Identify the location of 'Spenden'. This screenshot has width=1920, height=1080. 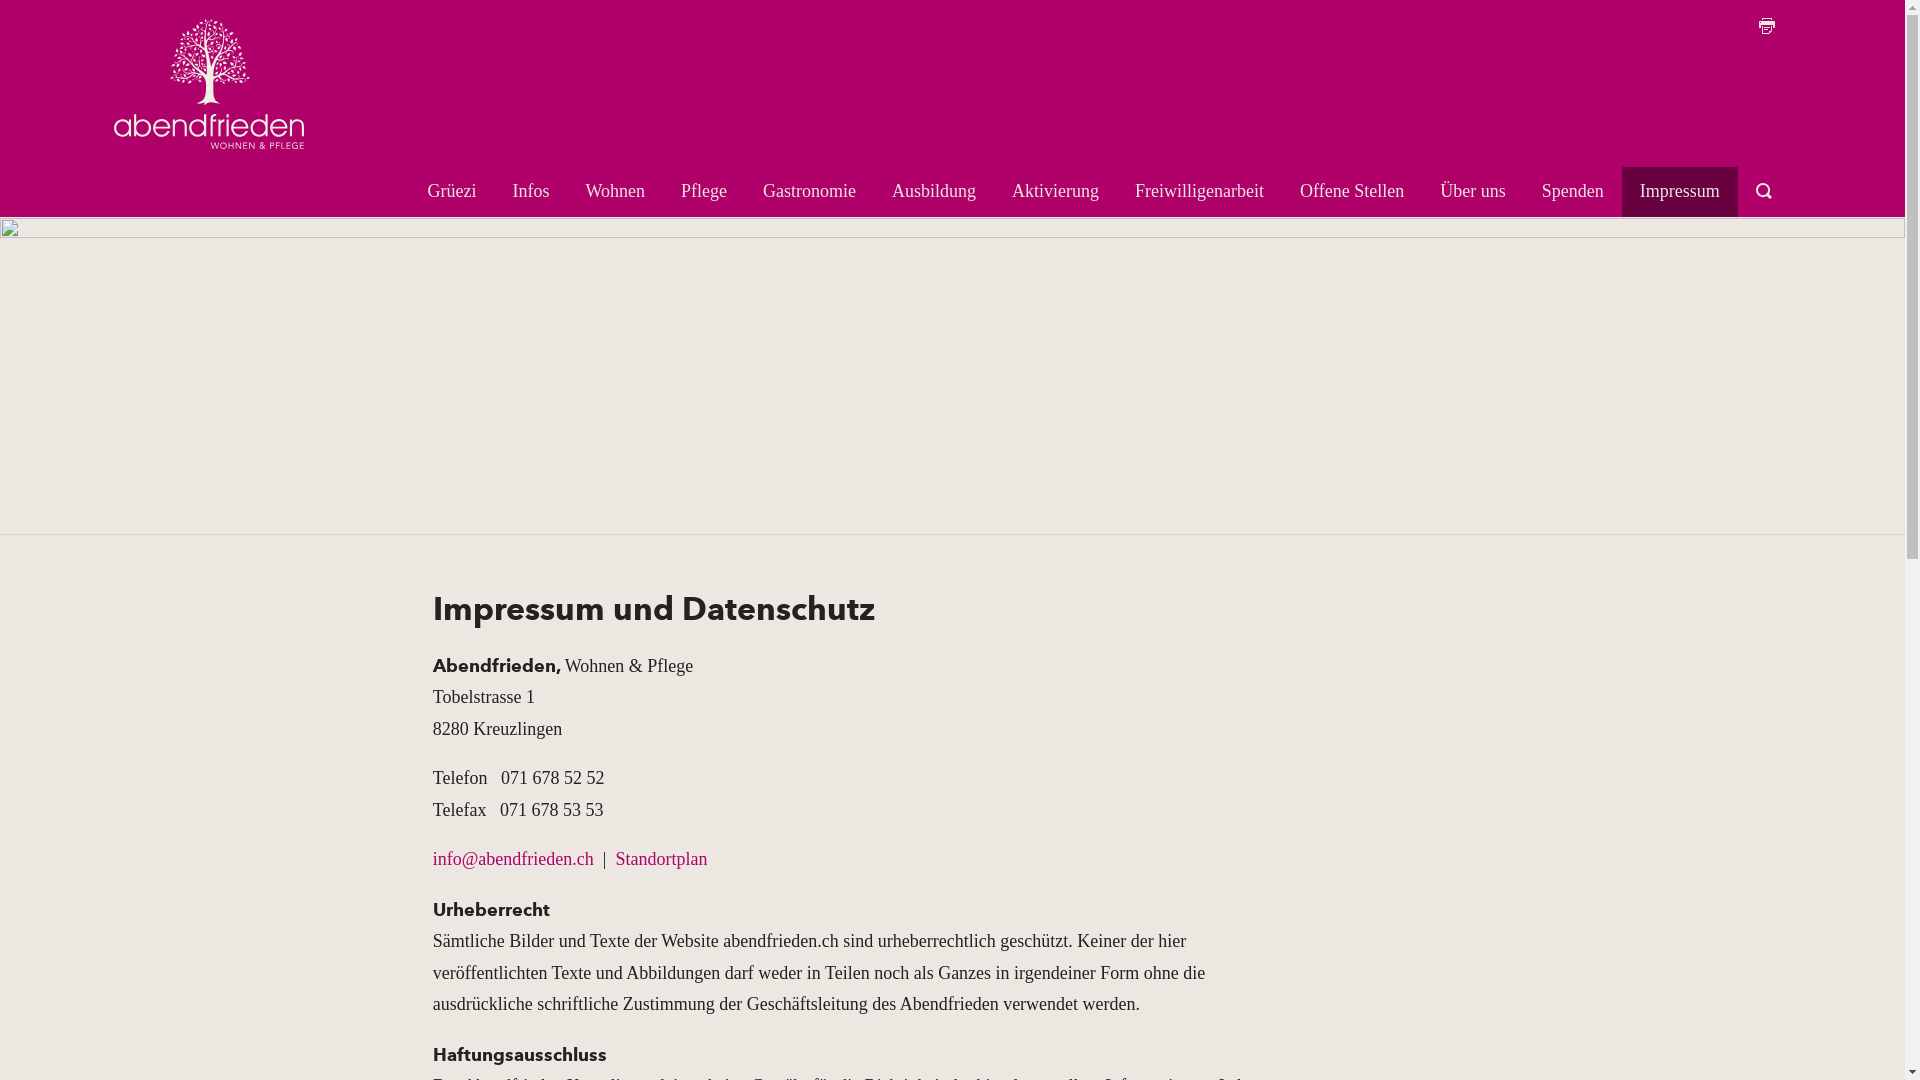
(1572, 192).